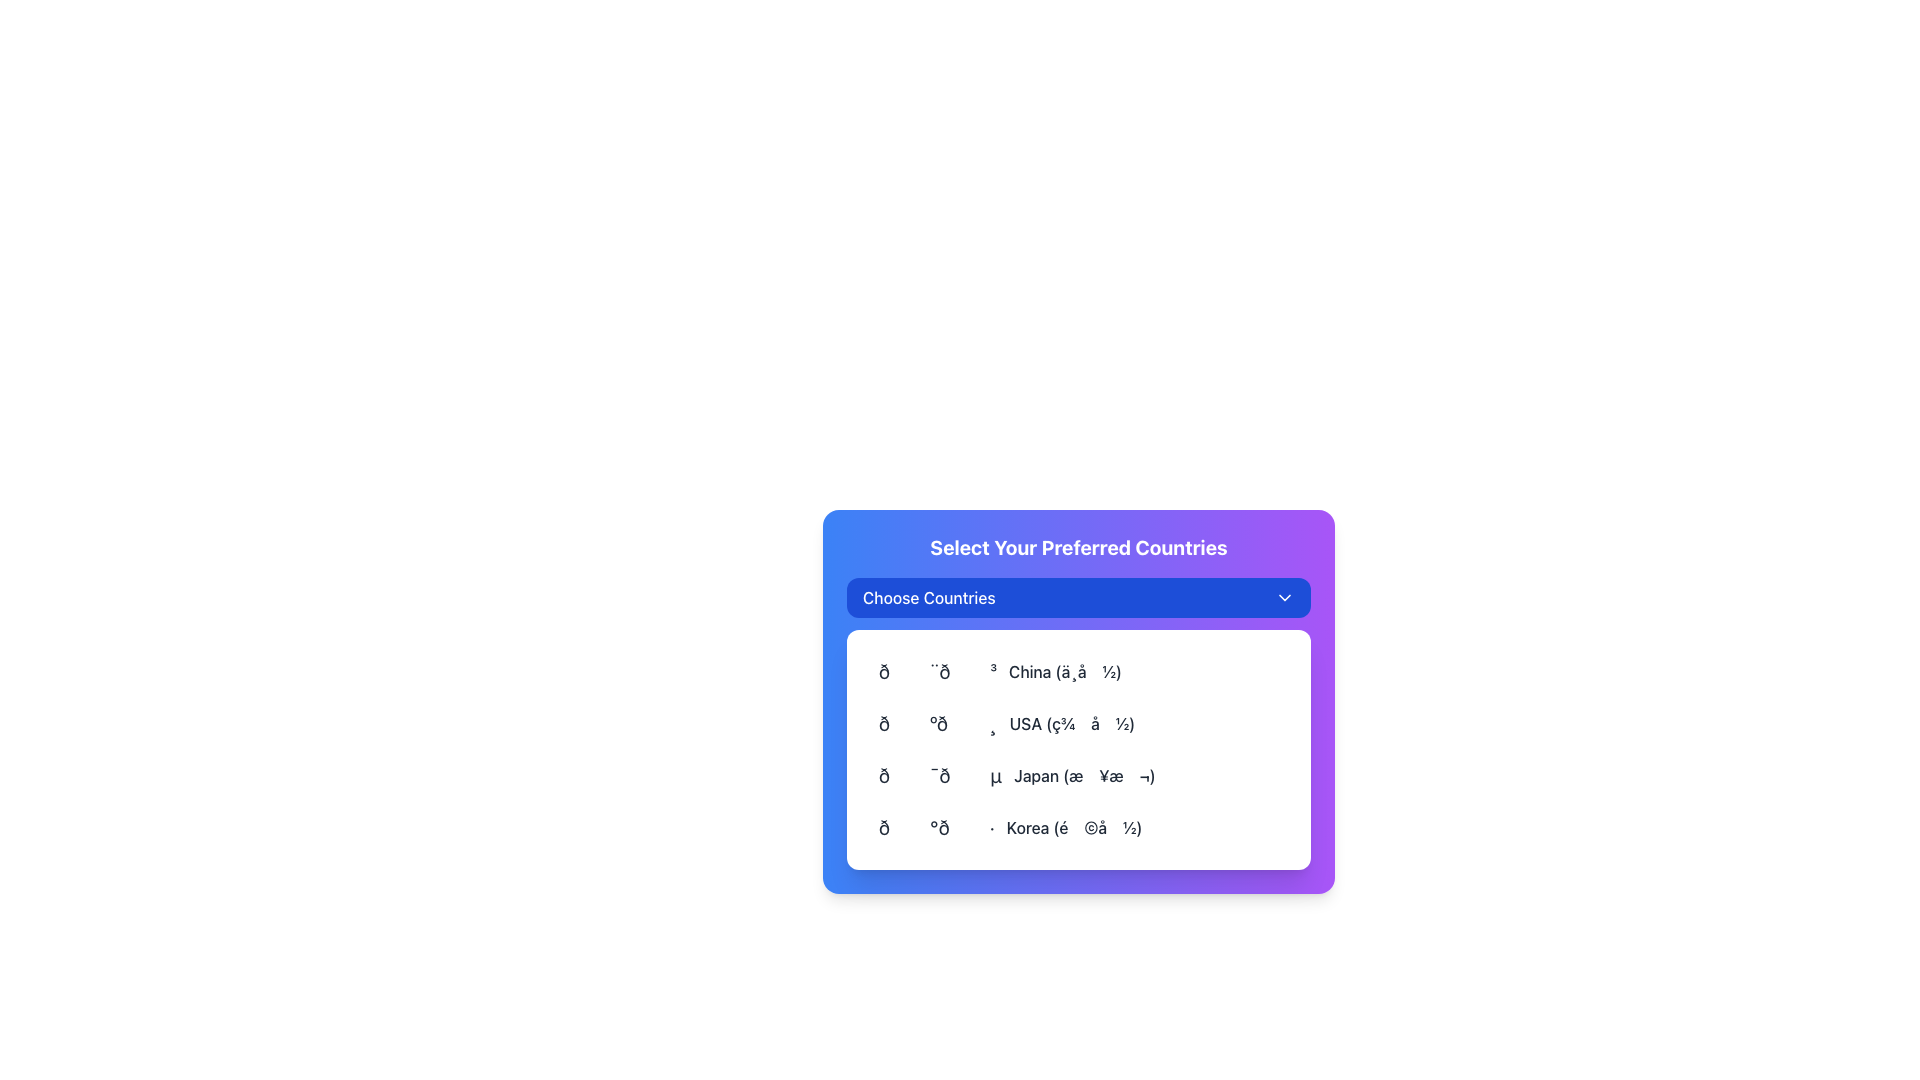  Describe the element at coordinates (999, 671) in the screenshot. I see `the first list item displaying the emoji flag and text 'China (中国)'` at that location.